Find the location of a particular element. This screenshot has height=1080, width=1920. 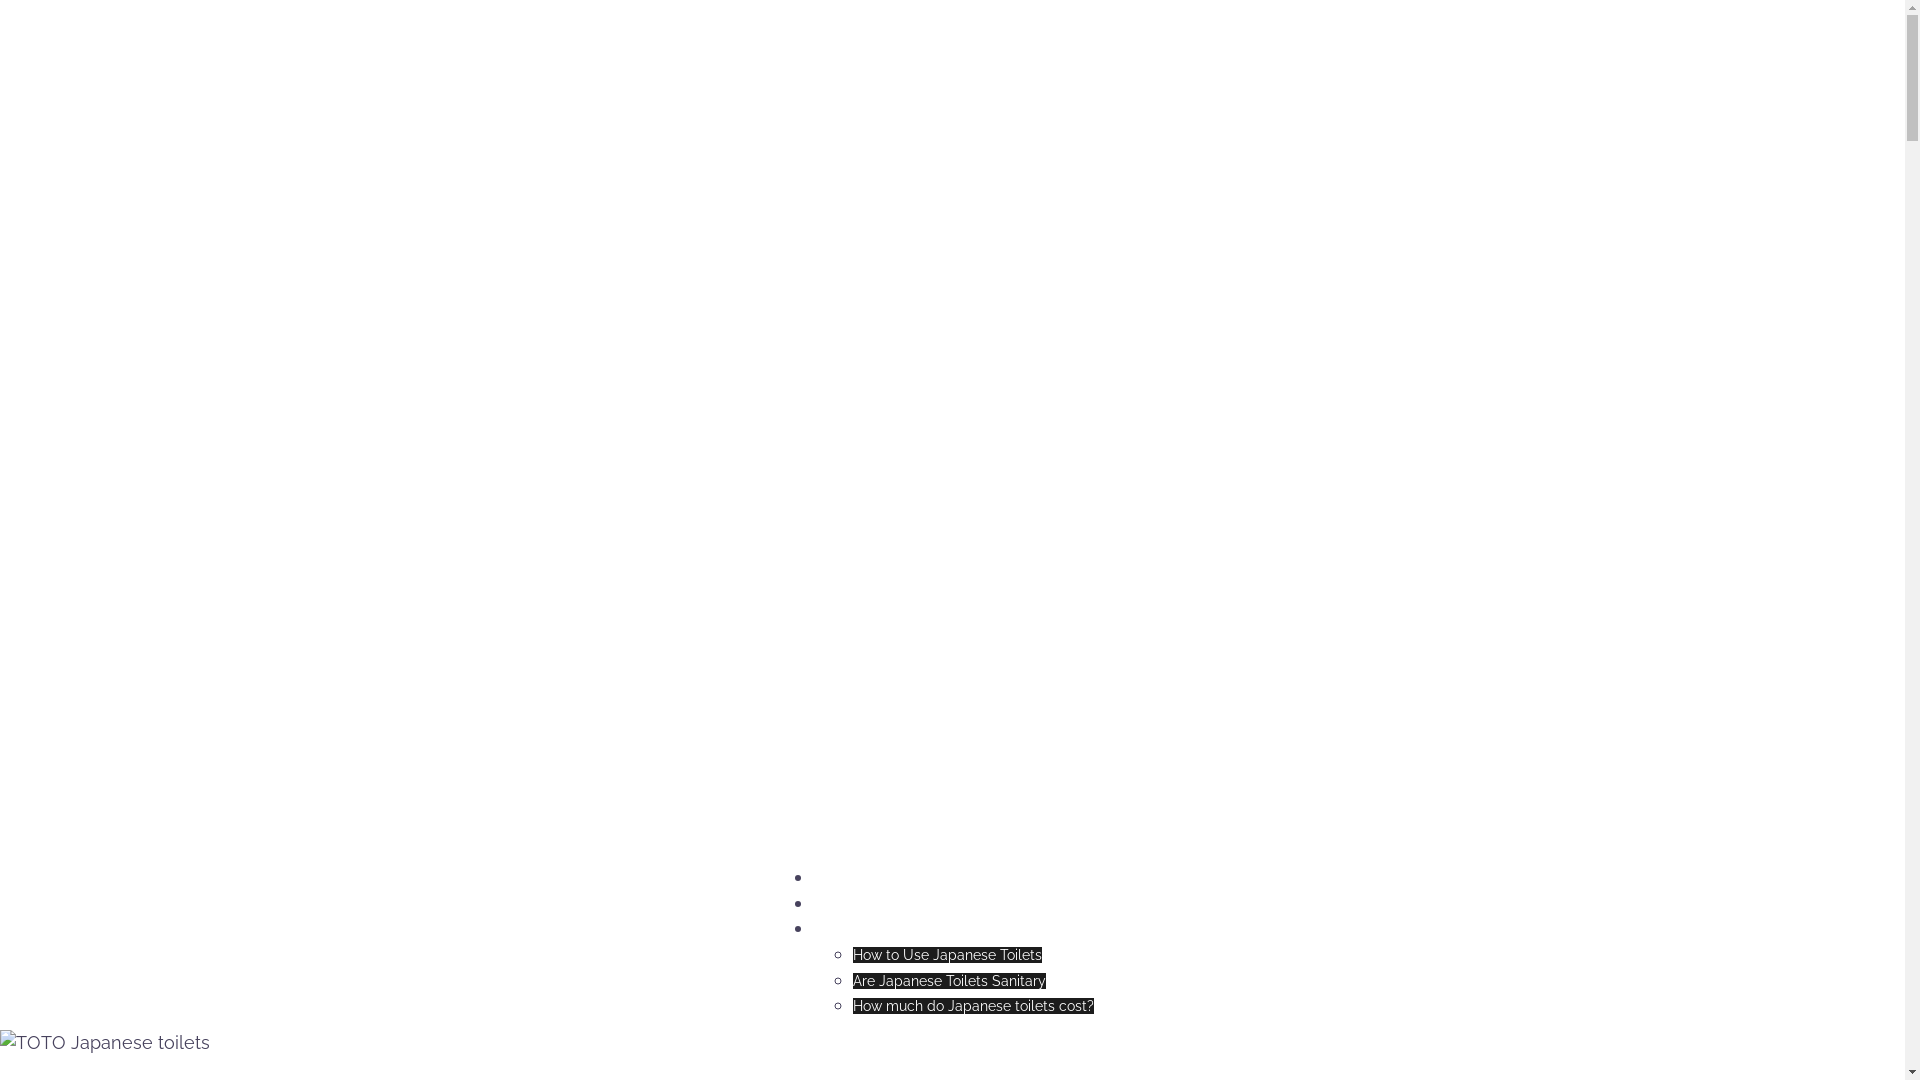

'How to Use Japanese Toilets' is located at coordinates (945, 954).